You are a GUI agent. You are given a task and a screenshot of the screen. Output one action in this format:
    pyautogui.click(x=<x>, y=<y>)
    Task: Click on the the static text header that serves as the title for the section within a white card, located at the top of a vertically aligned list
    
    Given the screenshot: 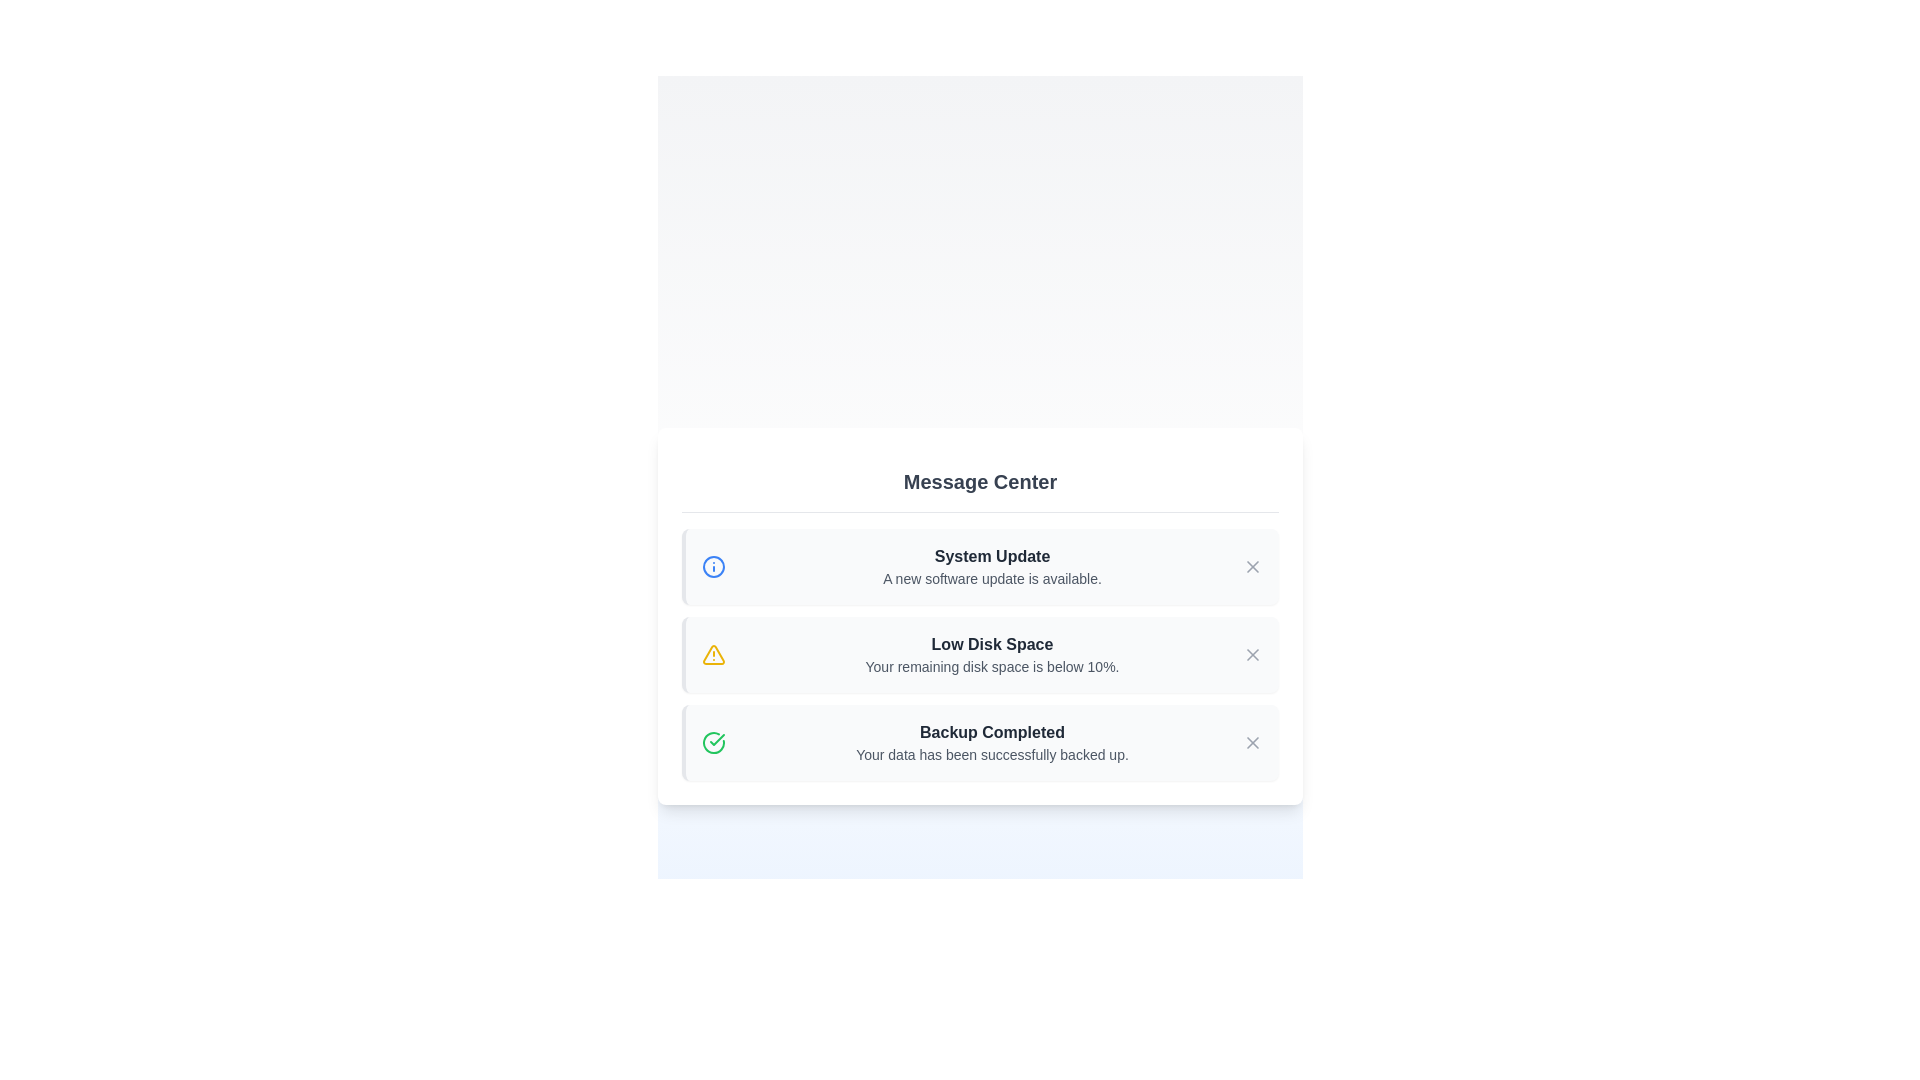 What is the action you would take?
    pyautogui.click(x=980, y=482)
    